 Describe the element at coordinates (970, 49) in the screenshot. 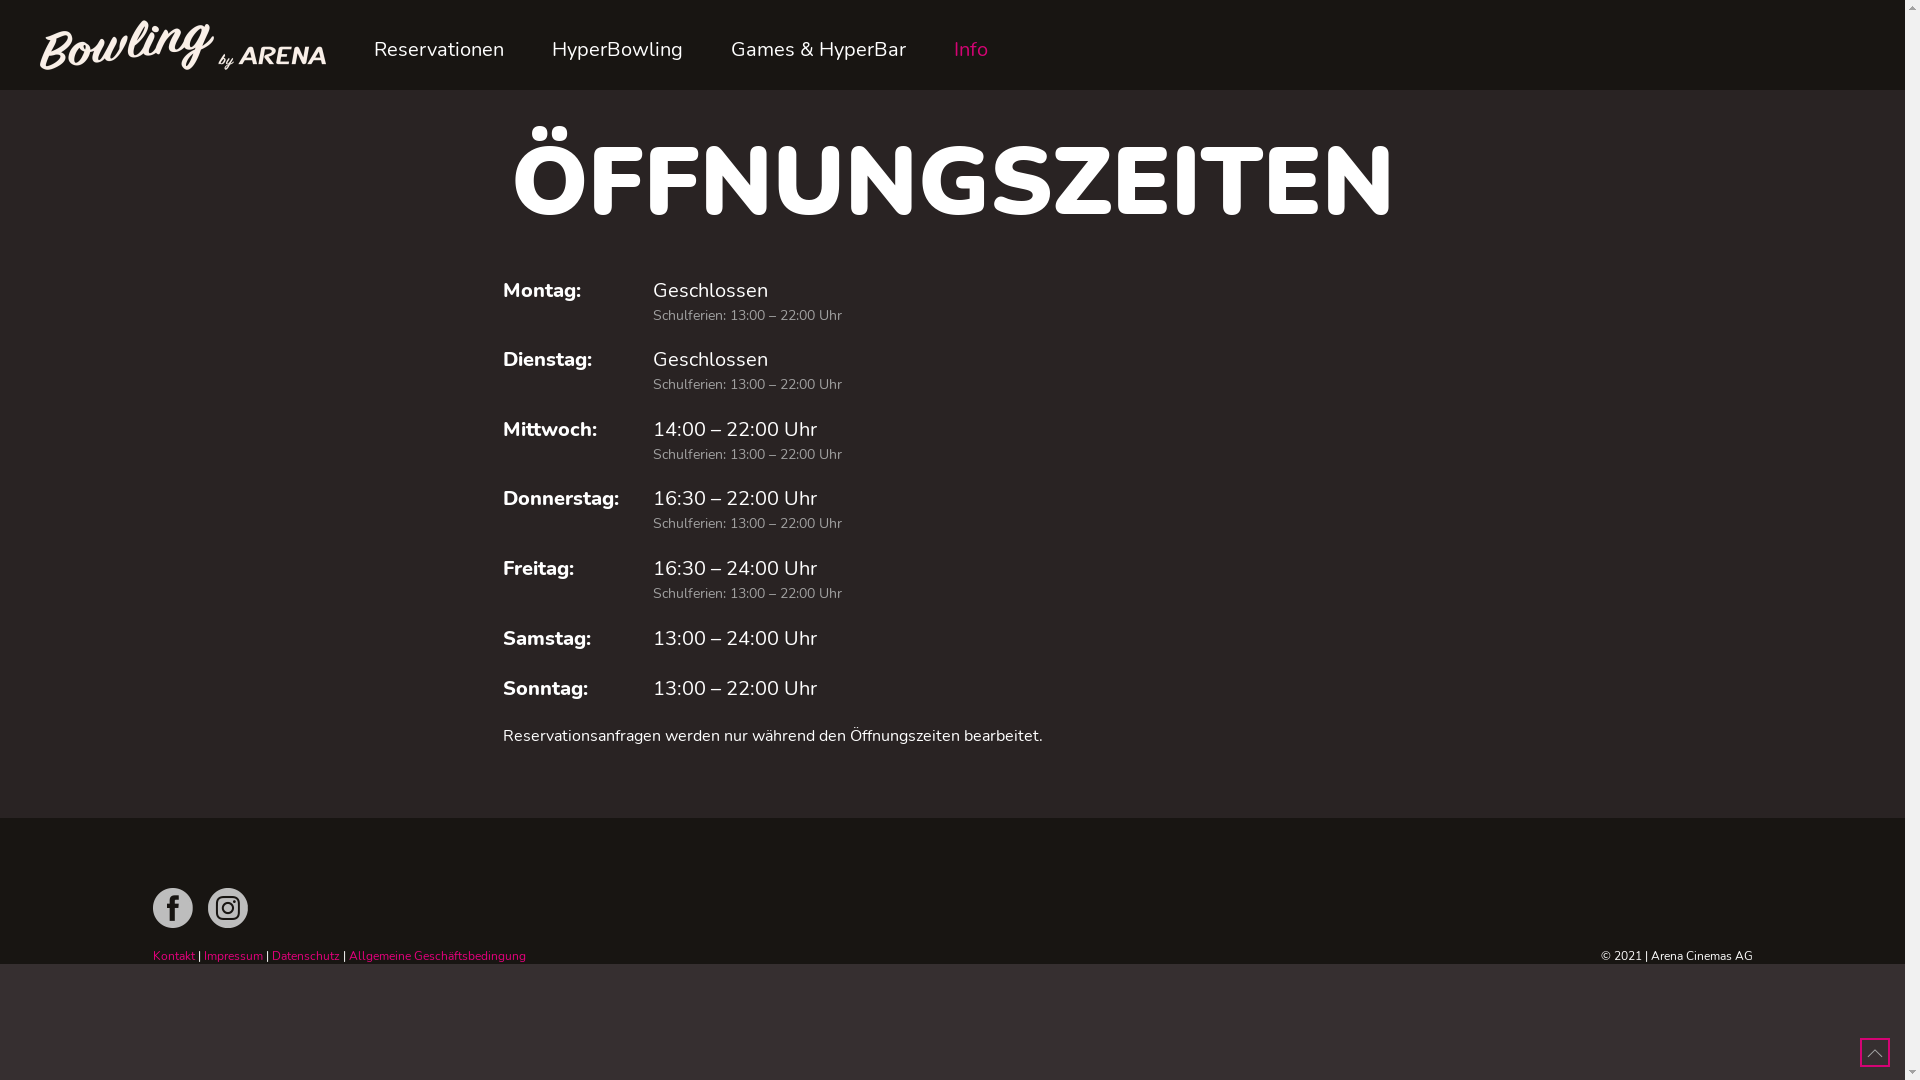

I see `'Info'` at that location.